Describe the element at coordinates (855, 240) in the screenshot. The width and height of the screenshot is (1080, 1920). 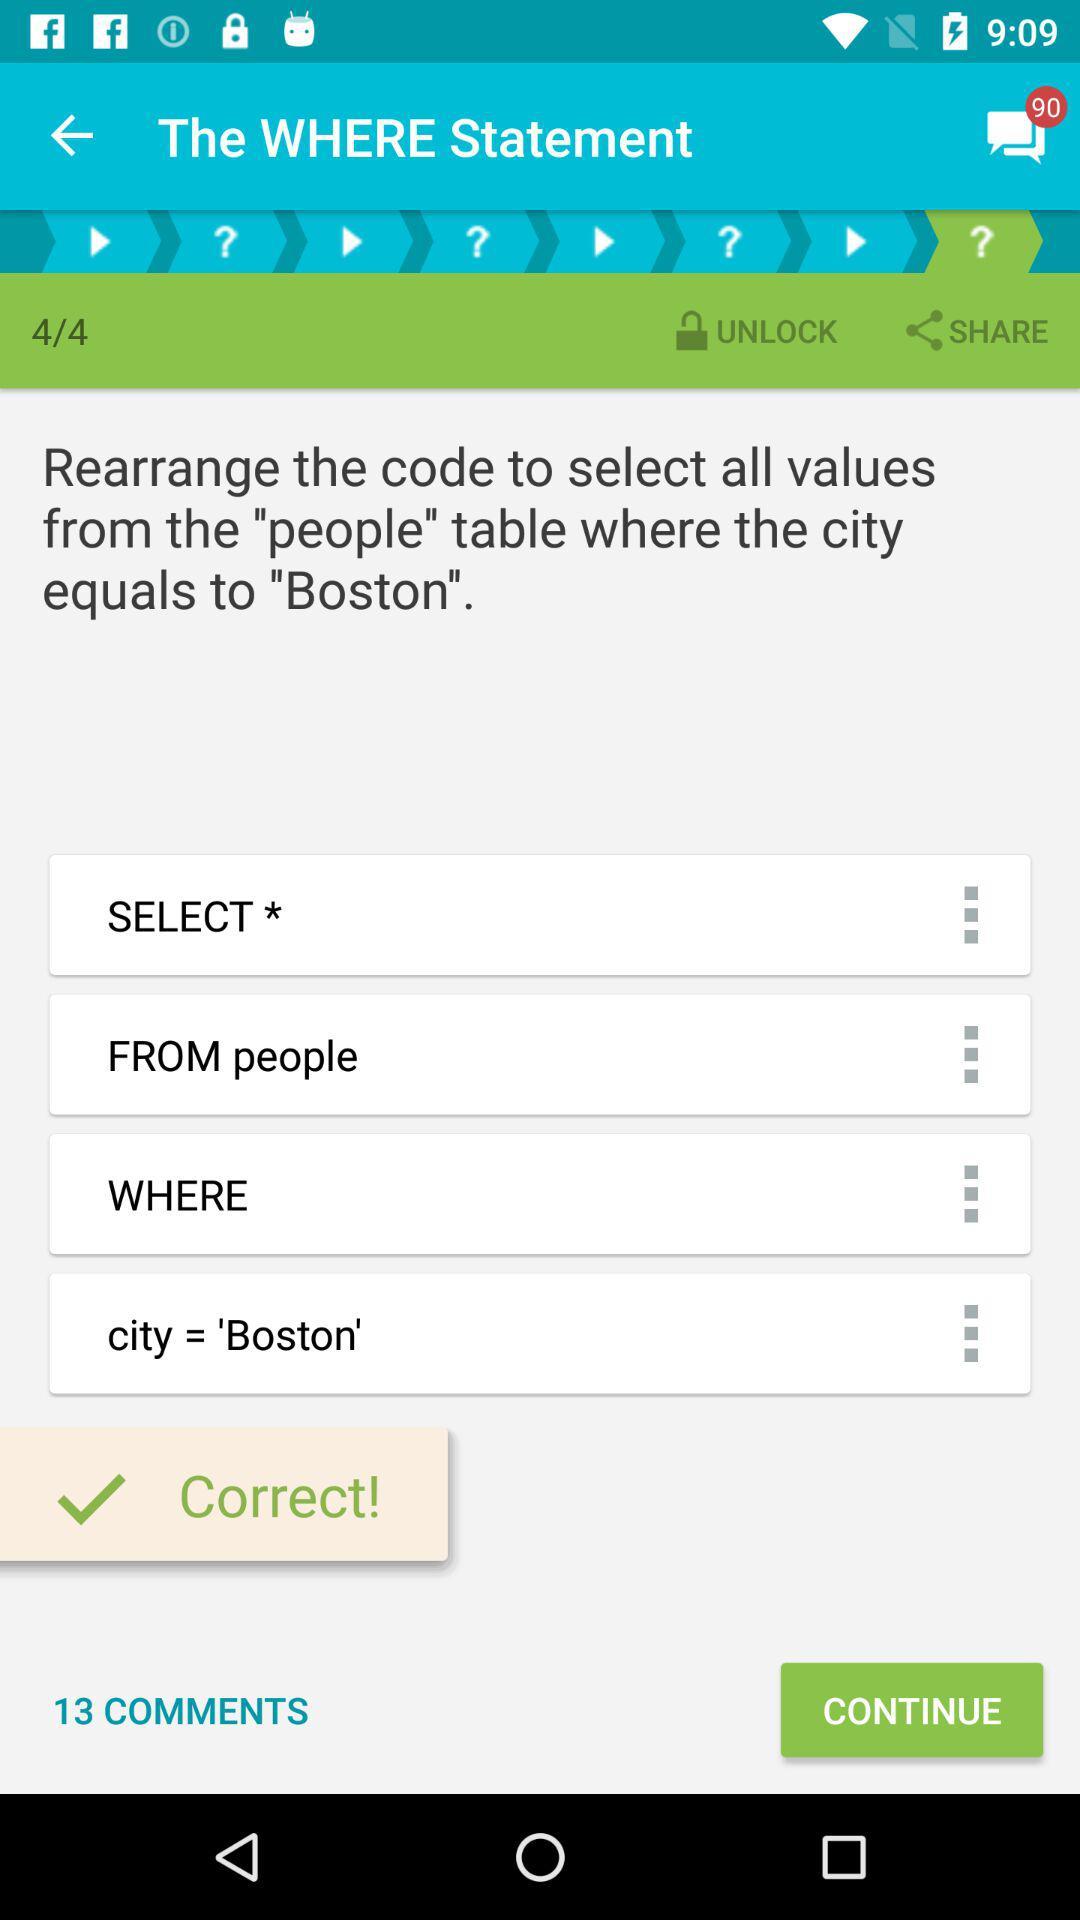
I see `preview next` at that location.